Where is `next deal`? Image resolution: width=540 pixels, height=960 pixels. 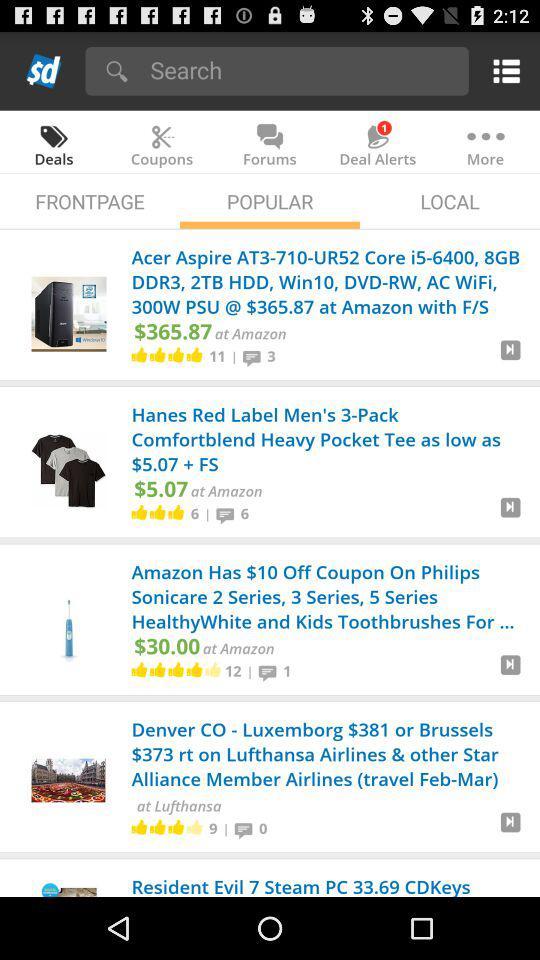
next deal is located at coordinates (510, 672).